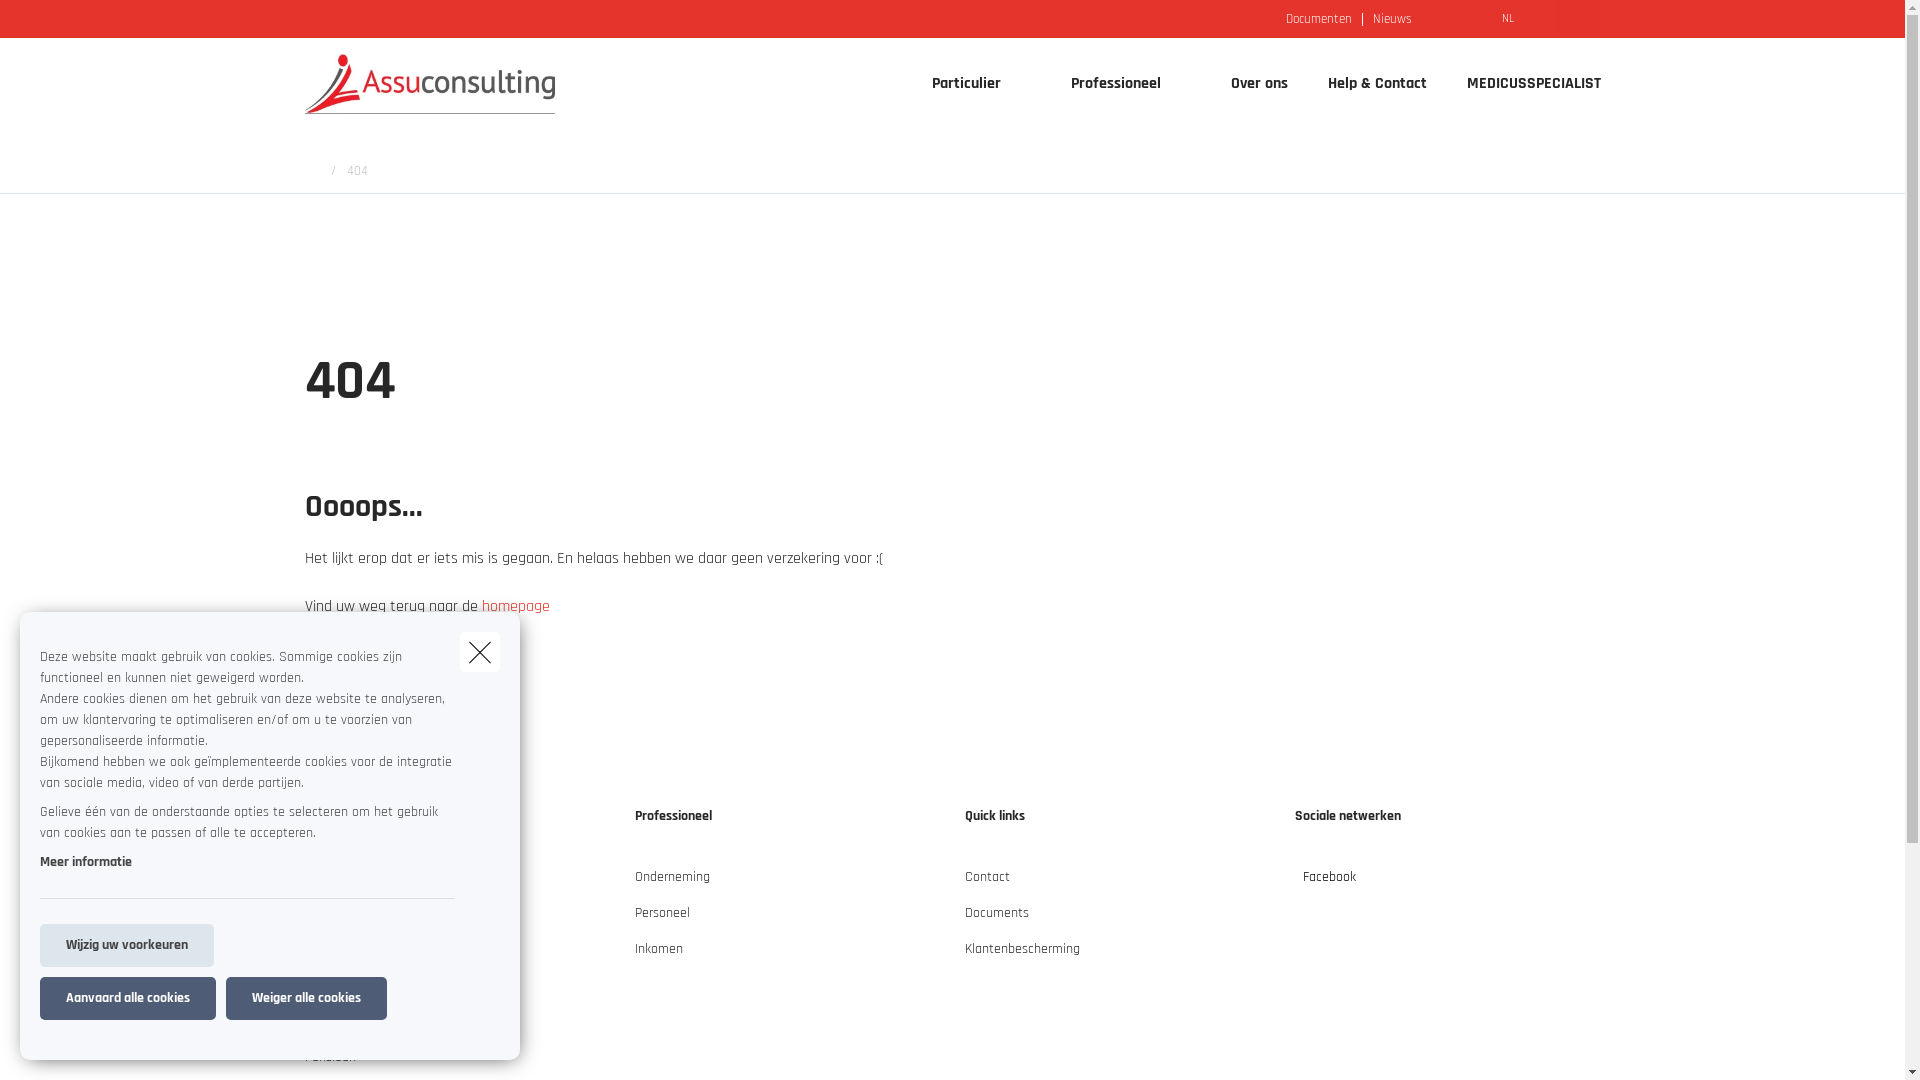 The width and height of the screenshot is (1920, 1080). Describe the element at coordinates (1294, 883) in the screenshot. I see `'Facebook'` at that location.